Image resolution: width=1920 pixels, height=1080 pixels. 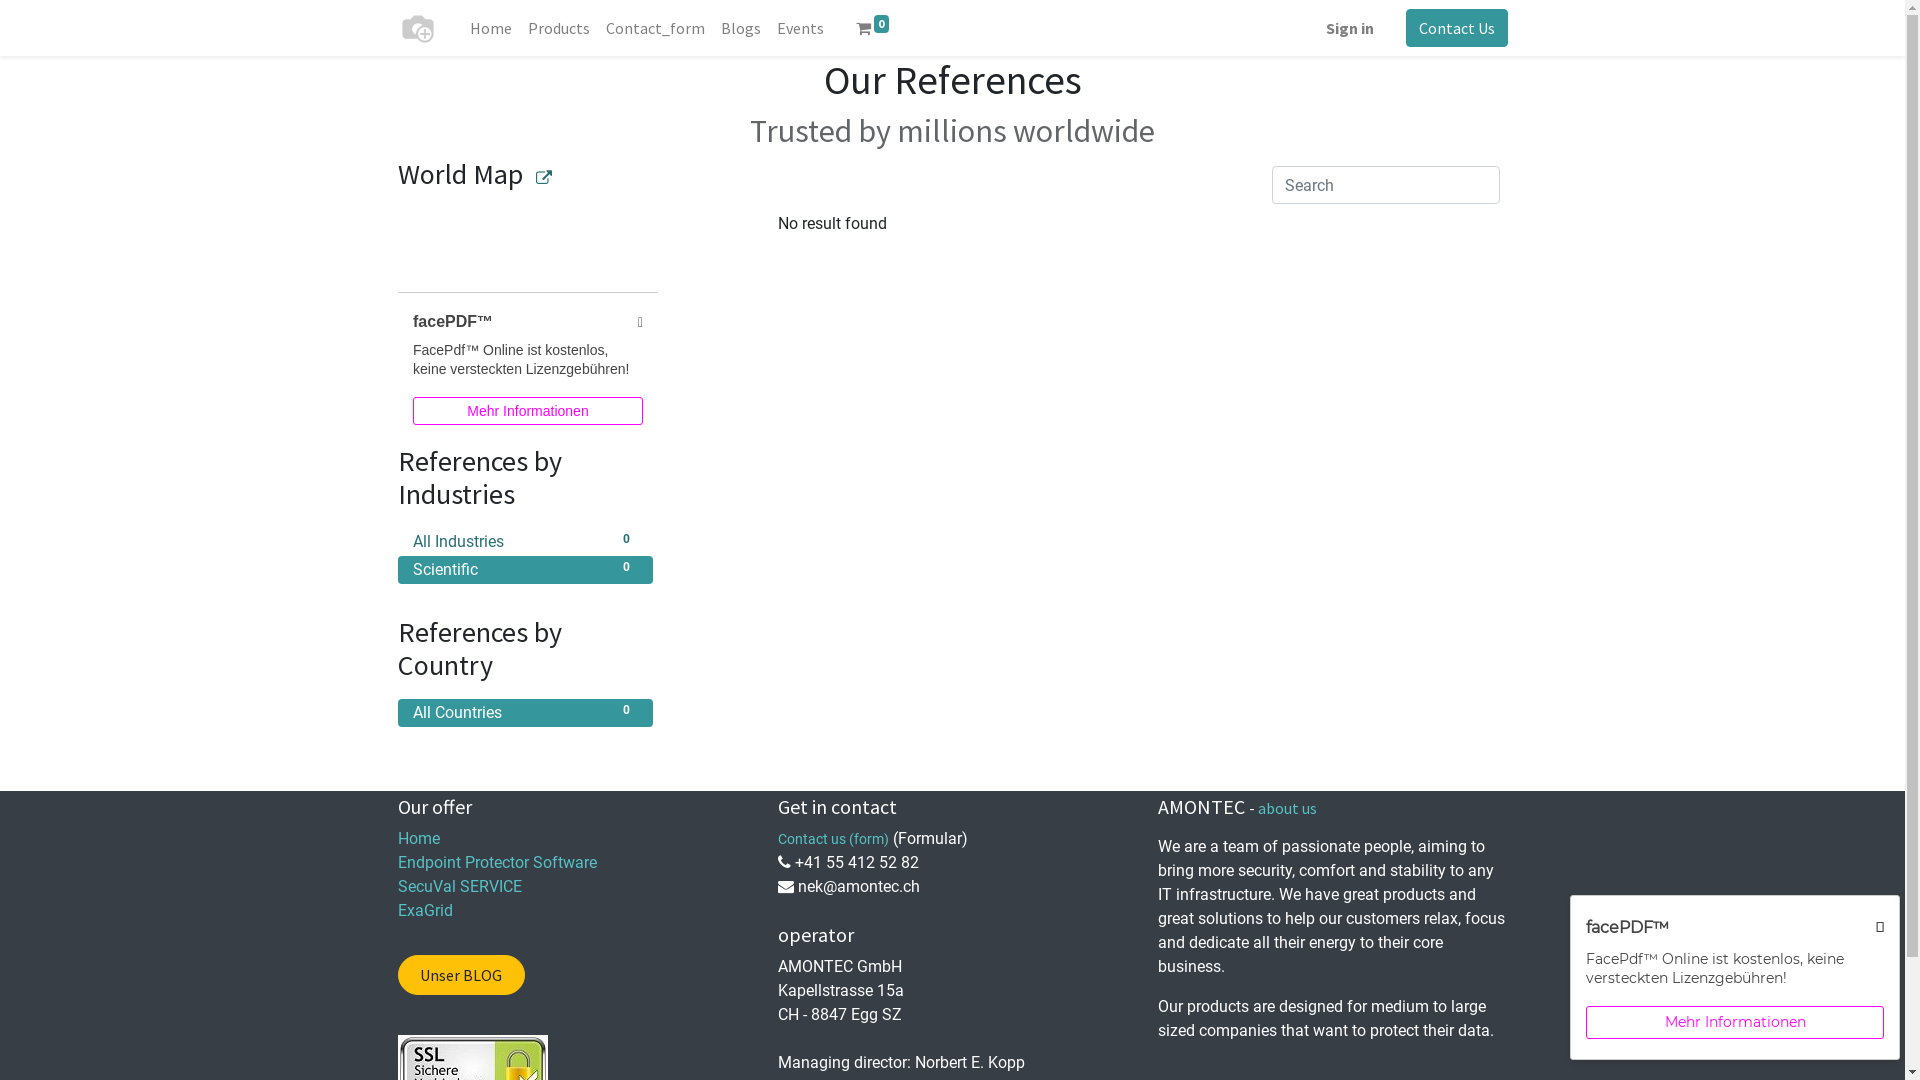 What do you see at coordinates (833, 838) in the screenshot?
I see `'Contact us (form)'` at bounding box center [833, 838].